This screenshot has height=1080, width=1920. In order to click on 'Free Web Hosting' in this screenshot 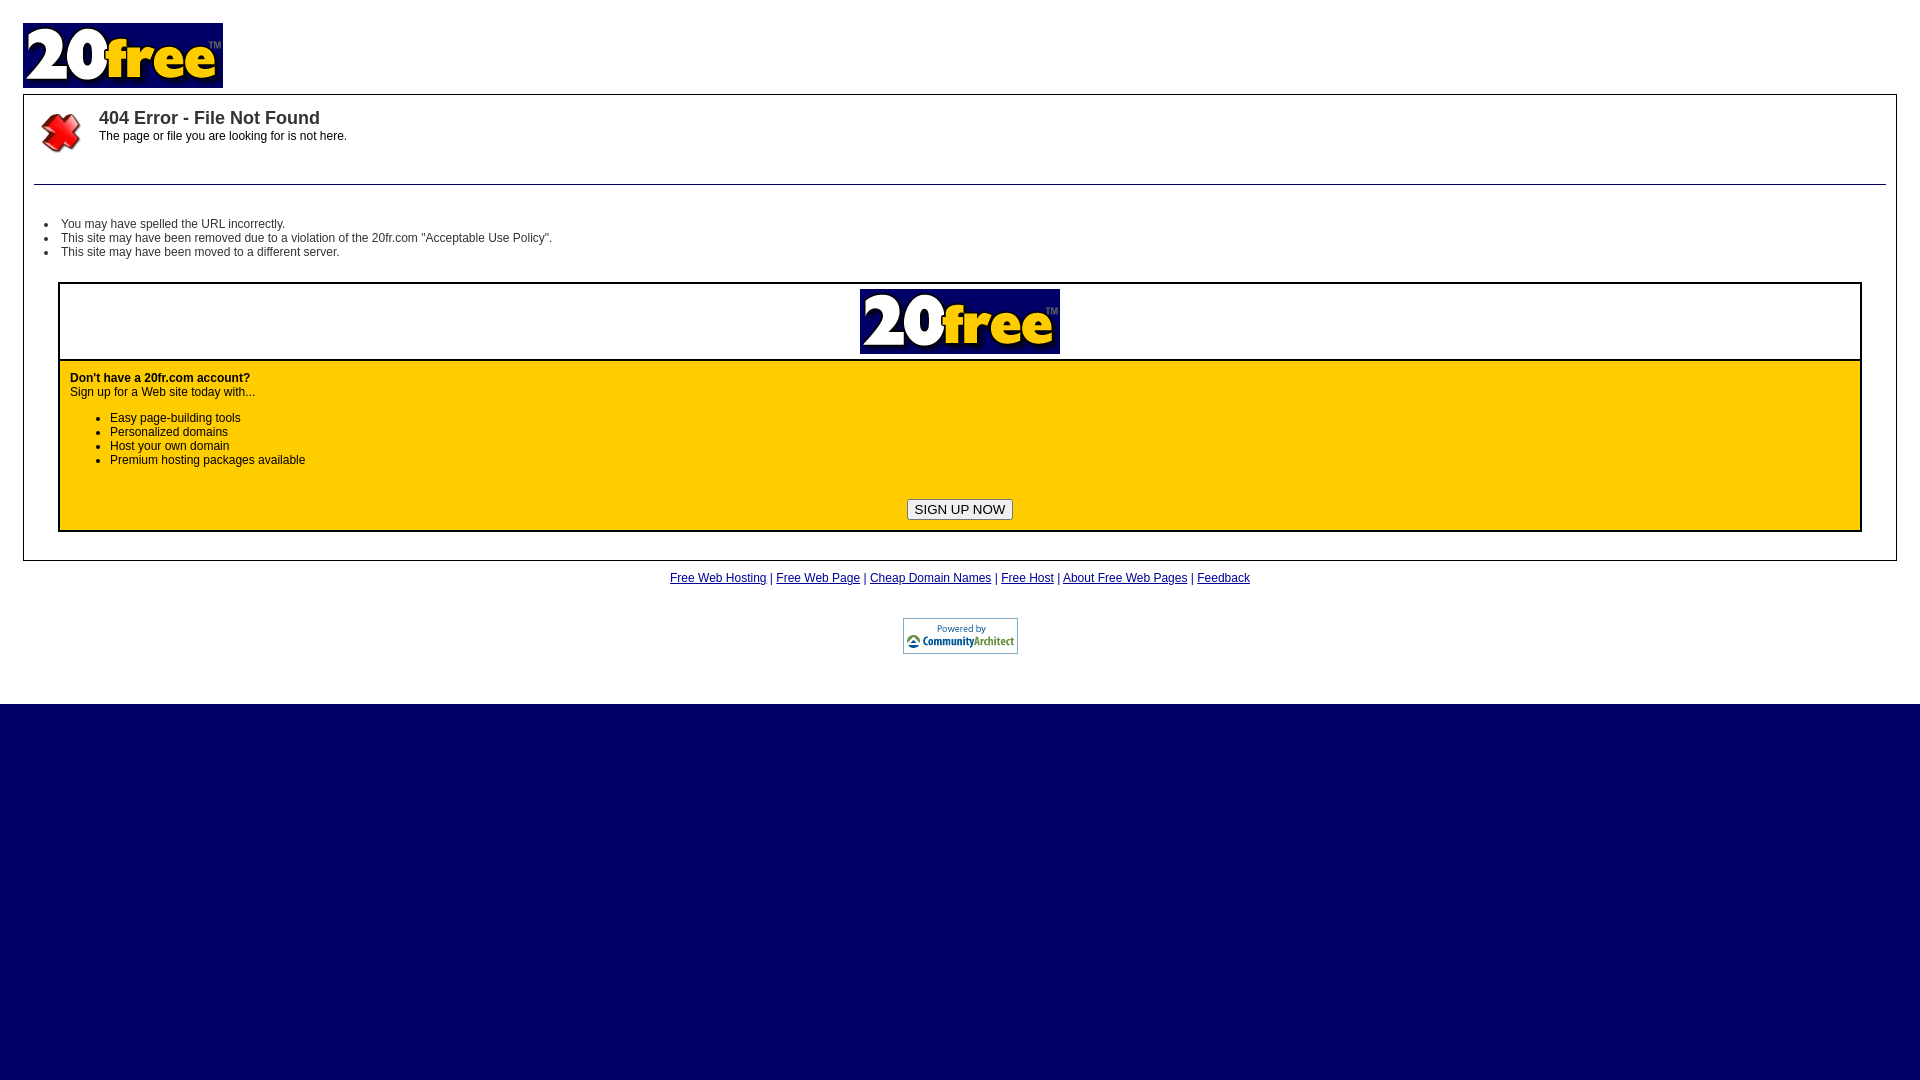, I will do `click(718, 578)`.